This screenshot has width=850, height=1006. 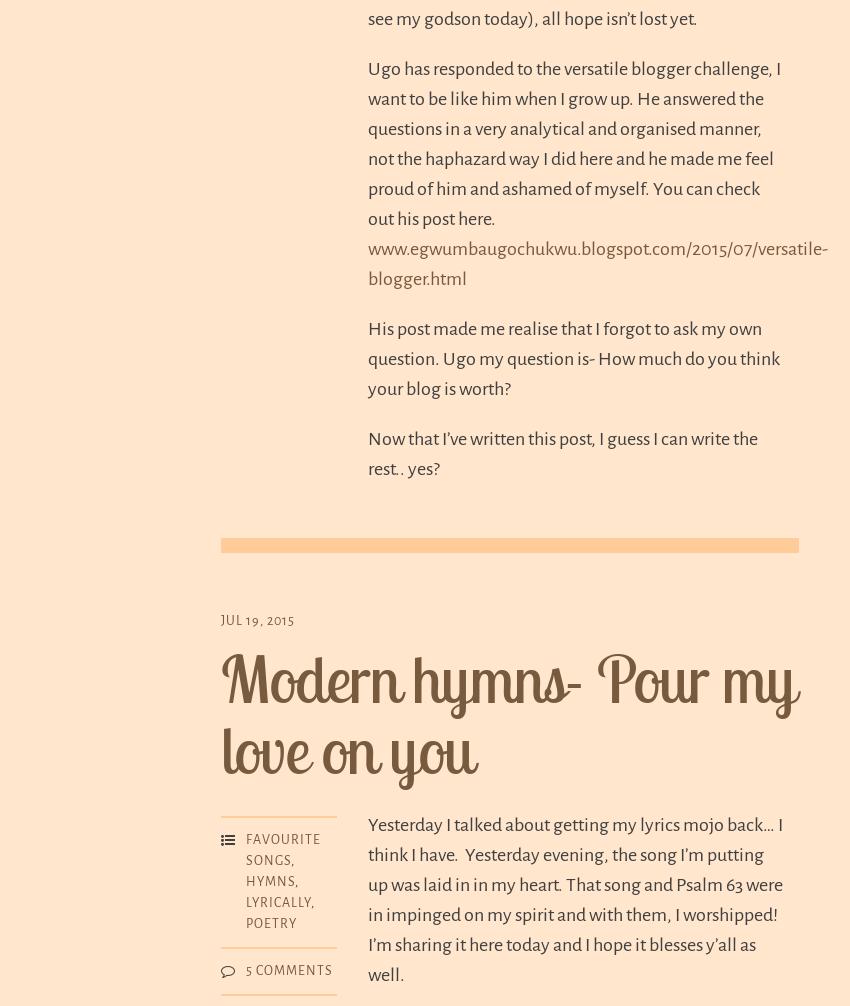 I want to click on 'Poetry', so click(x=245, y=922).